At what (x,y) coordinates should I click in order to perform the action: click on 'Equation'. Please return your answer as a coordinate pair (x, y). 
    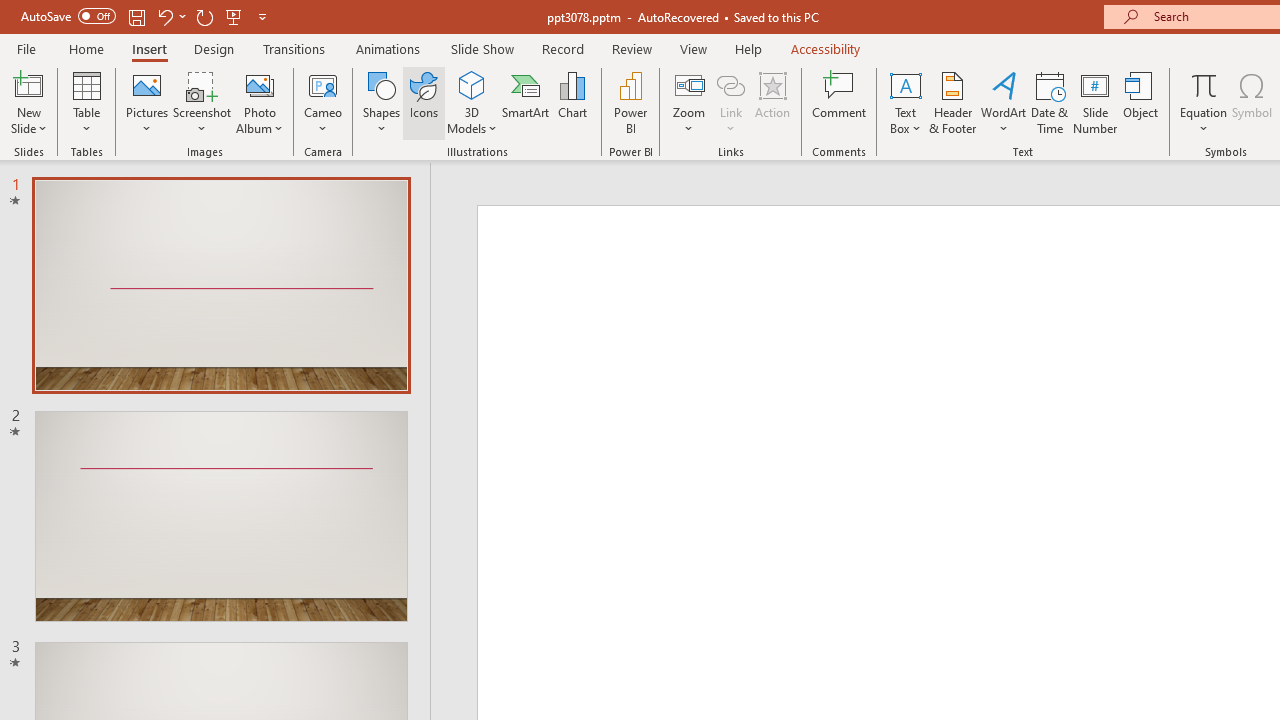
    Looking at the image, I should click on (1202, 84).